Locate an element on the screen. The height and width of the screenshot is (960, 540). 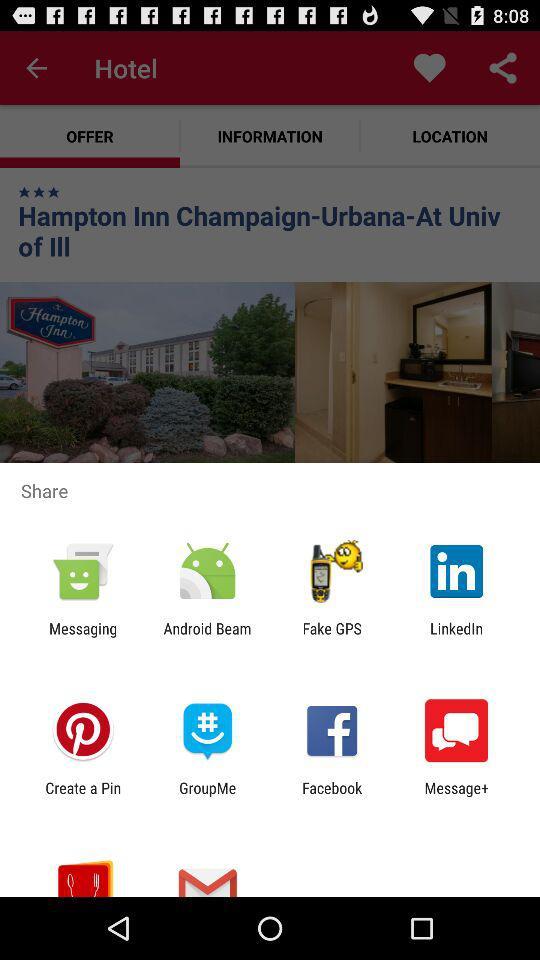
the icon to the right of the facebook is located at coordinates (456, 796).